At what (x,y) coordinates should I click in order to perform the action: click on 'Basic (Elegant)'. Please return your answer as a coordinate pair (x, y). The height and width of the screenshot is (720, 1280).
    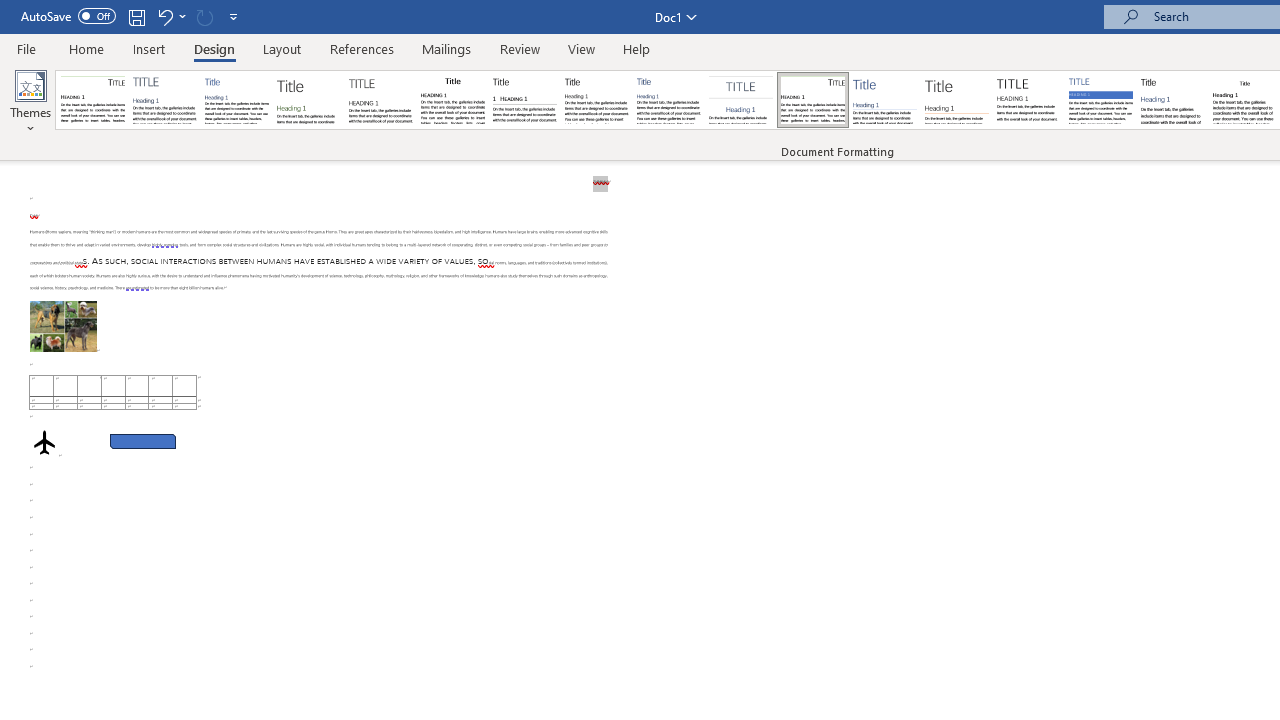
    Looking at the image, I should click on (165, 100).